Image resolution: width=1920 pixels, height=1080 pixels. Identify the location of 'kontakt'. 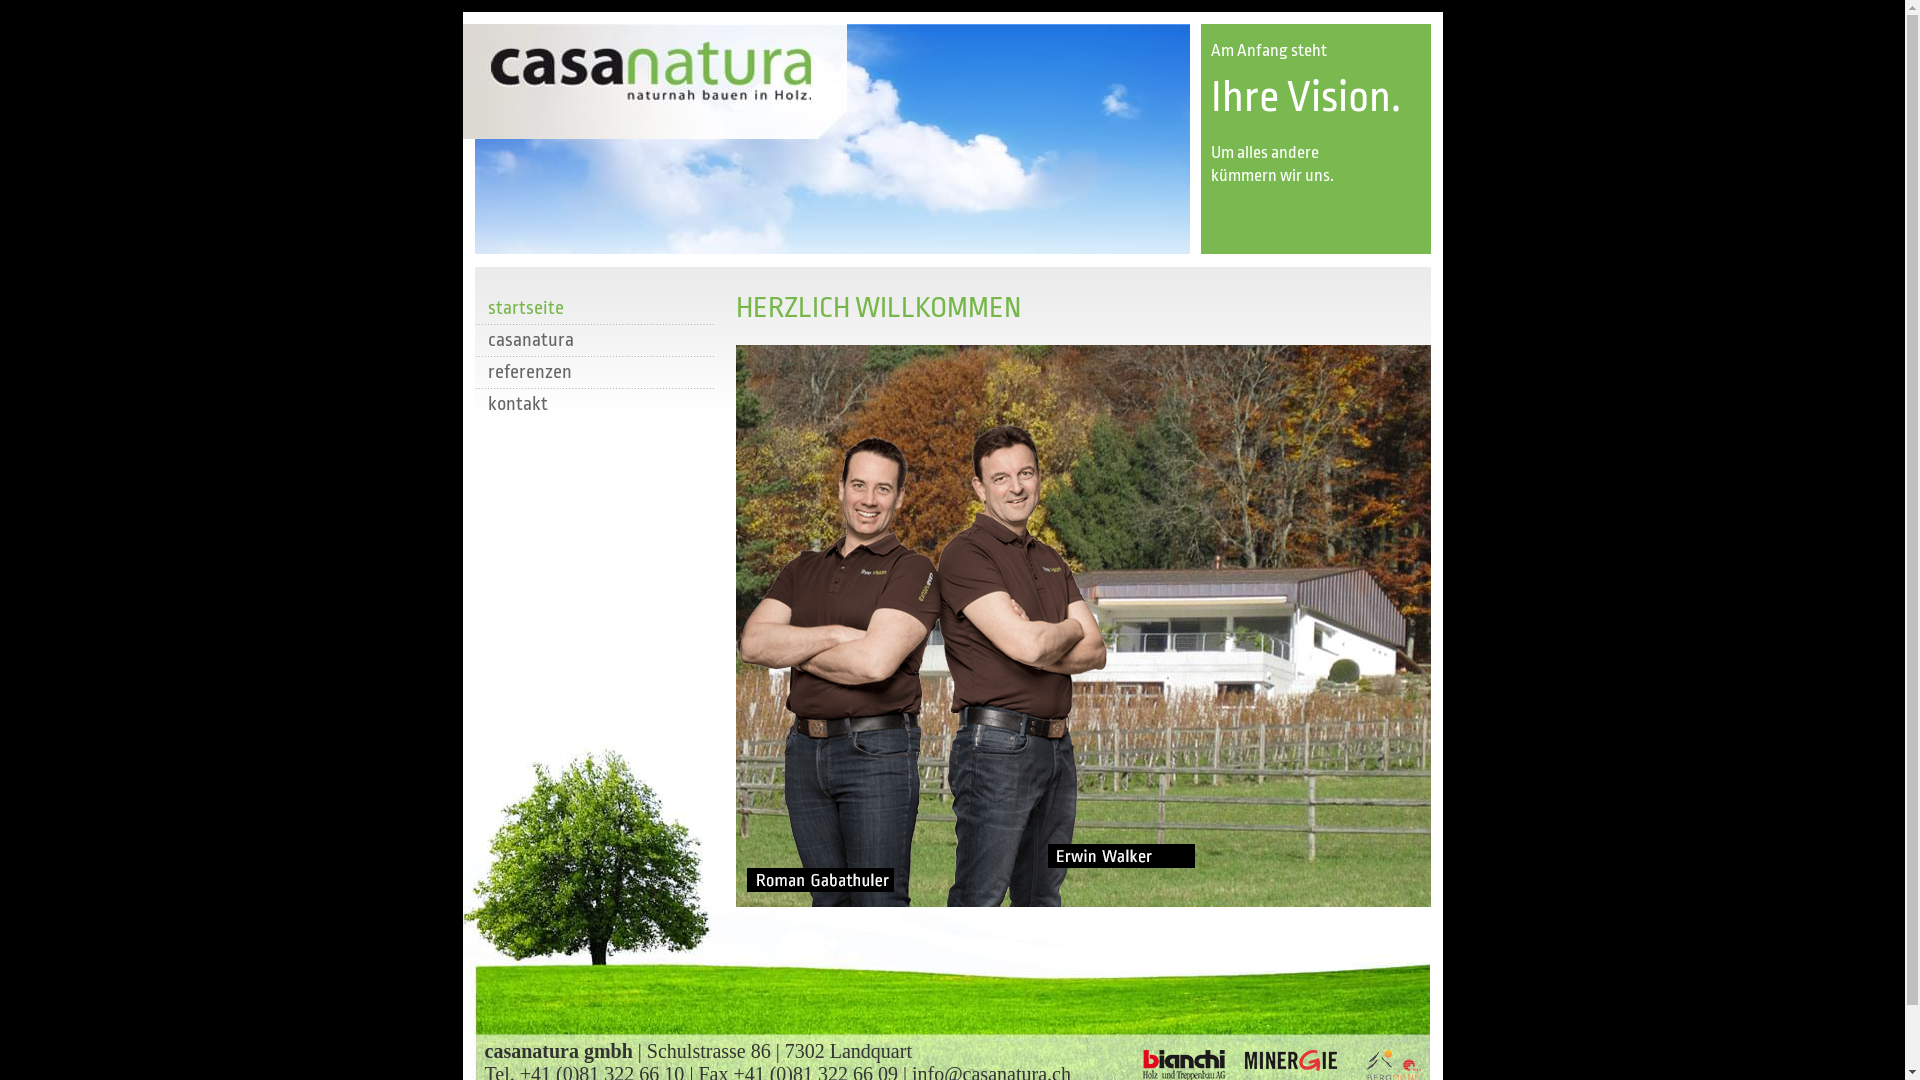
(593, 404).